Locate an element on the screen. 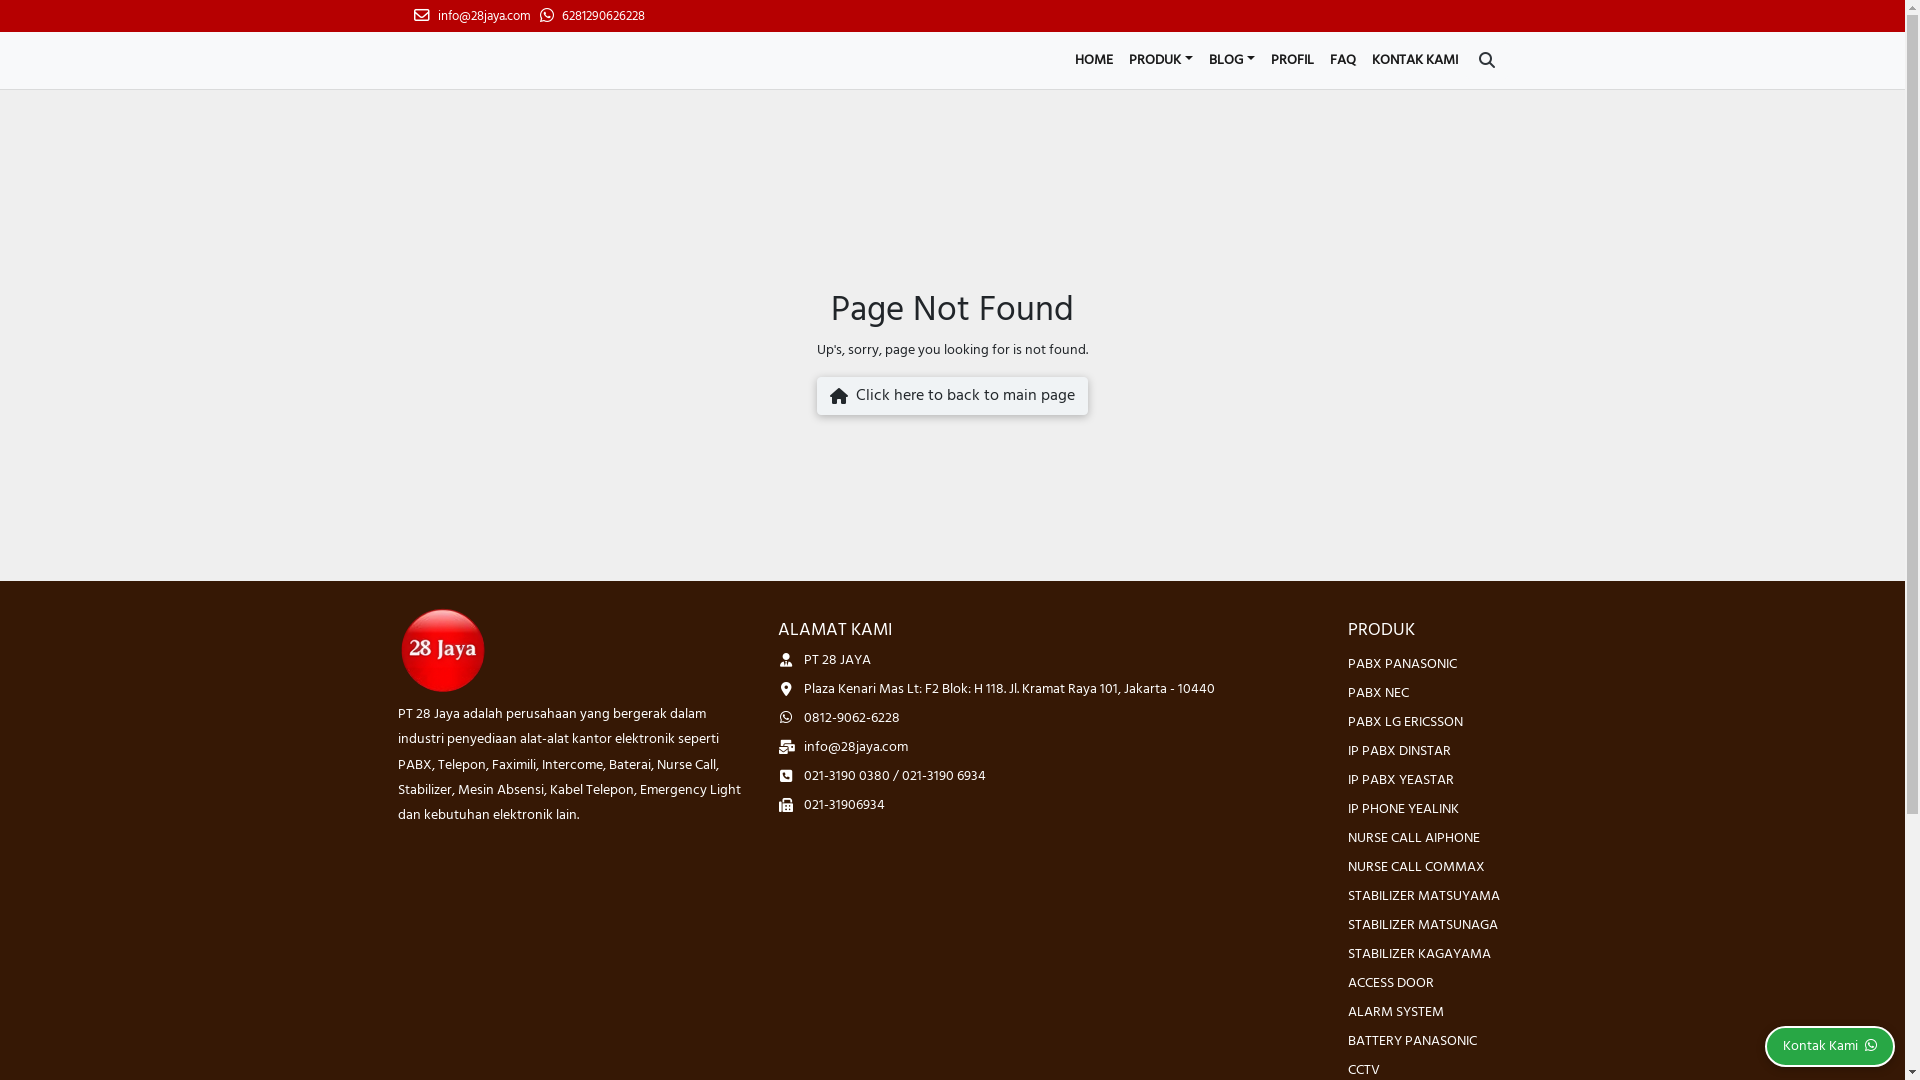 This screenshot has width=1920, height=1080. 'IP PABX YEASTAR' is located at coordinates (1348, 779).